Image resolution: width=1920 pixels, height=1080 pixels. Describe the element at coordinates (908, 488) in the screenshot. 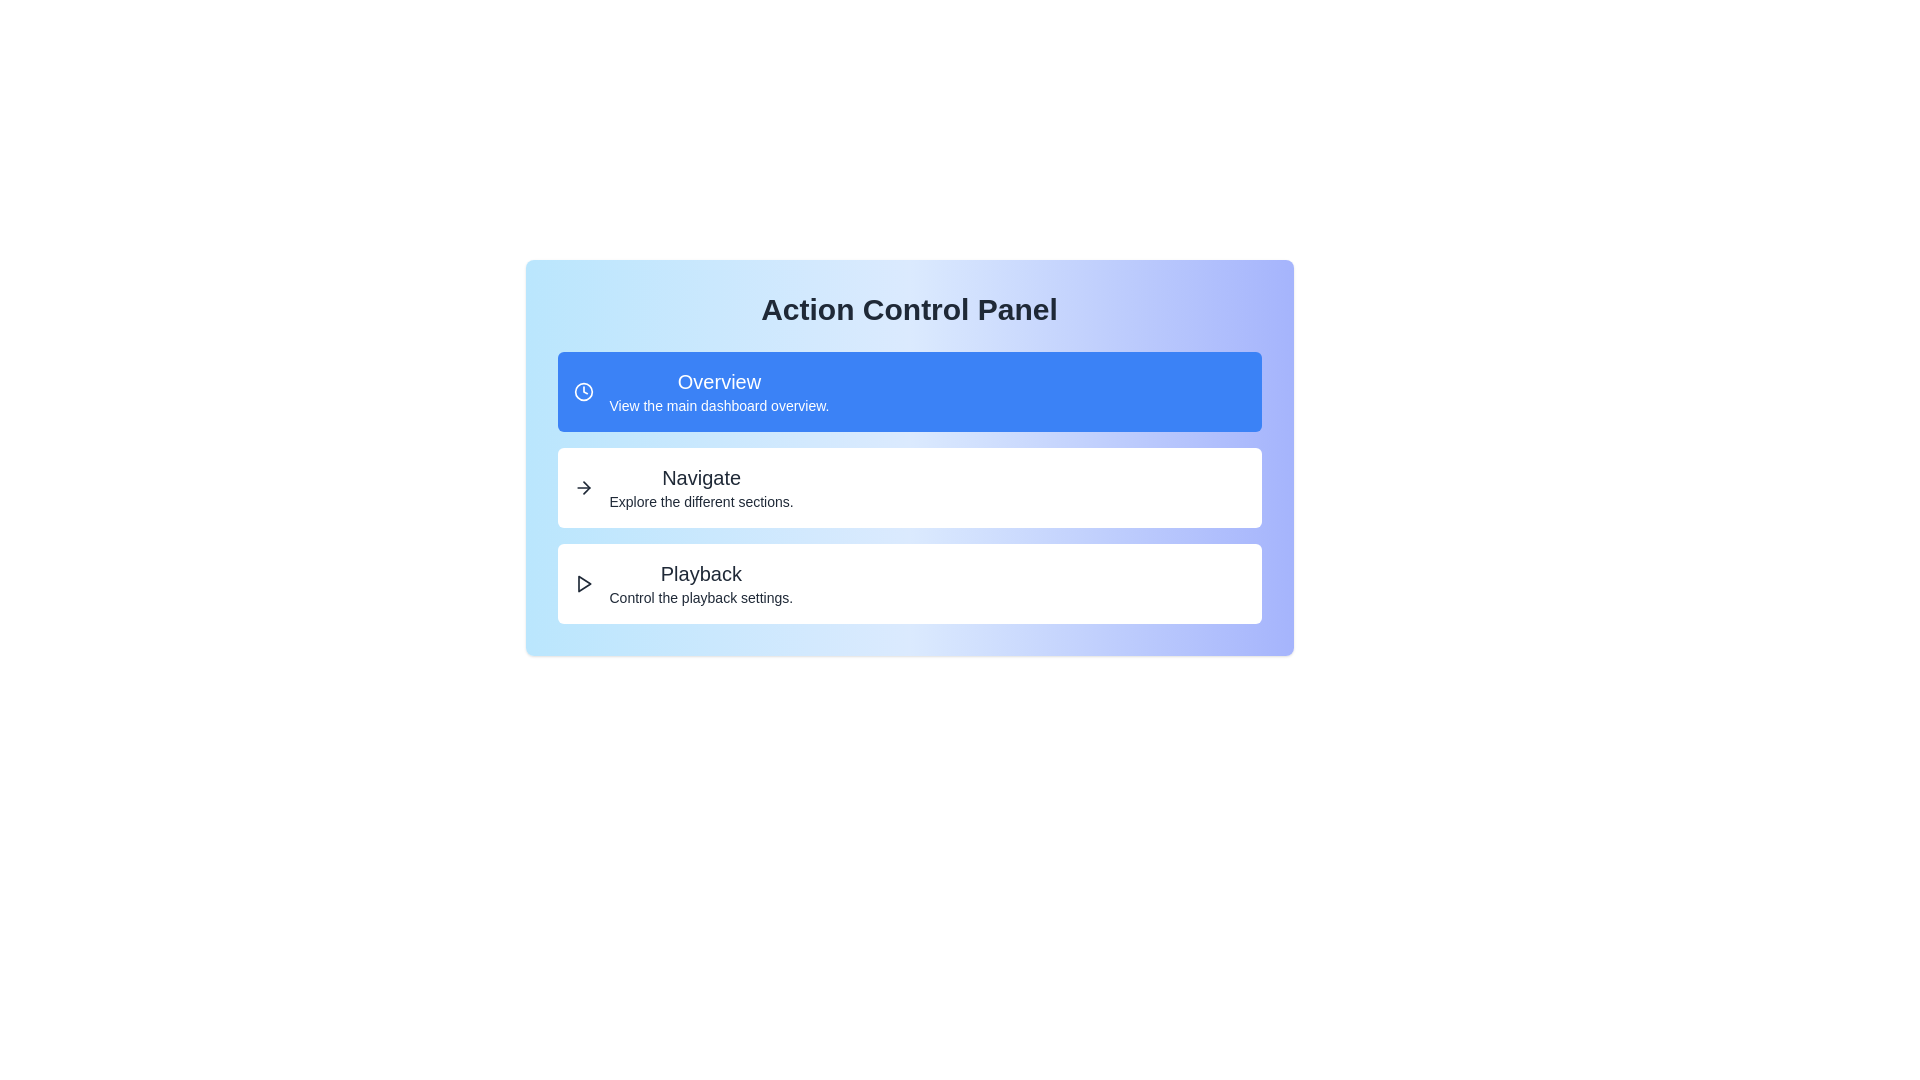

I see `the white rectangular button with rounded corners located in the center of the 'Action Control Panel', positioned below the 'Overview' section and above the 'Playback' section` at that location.